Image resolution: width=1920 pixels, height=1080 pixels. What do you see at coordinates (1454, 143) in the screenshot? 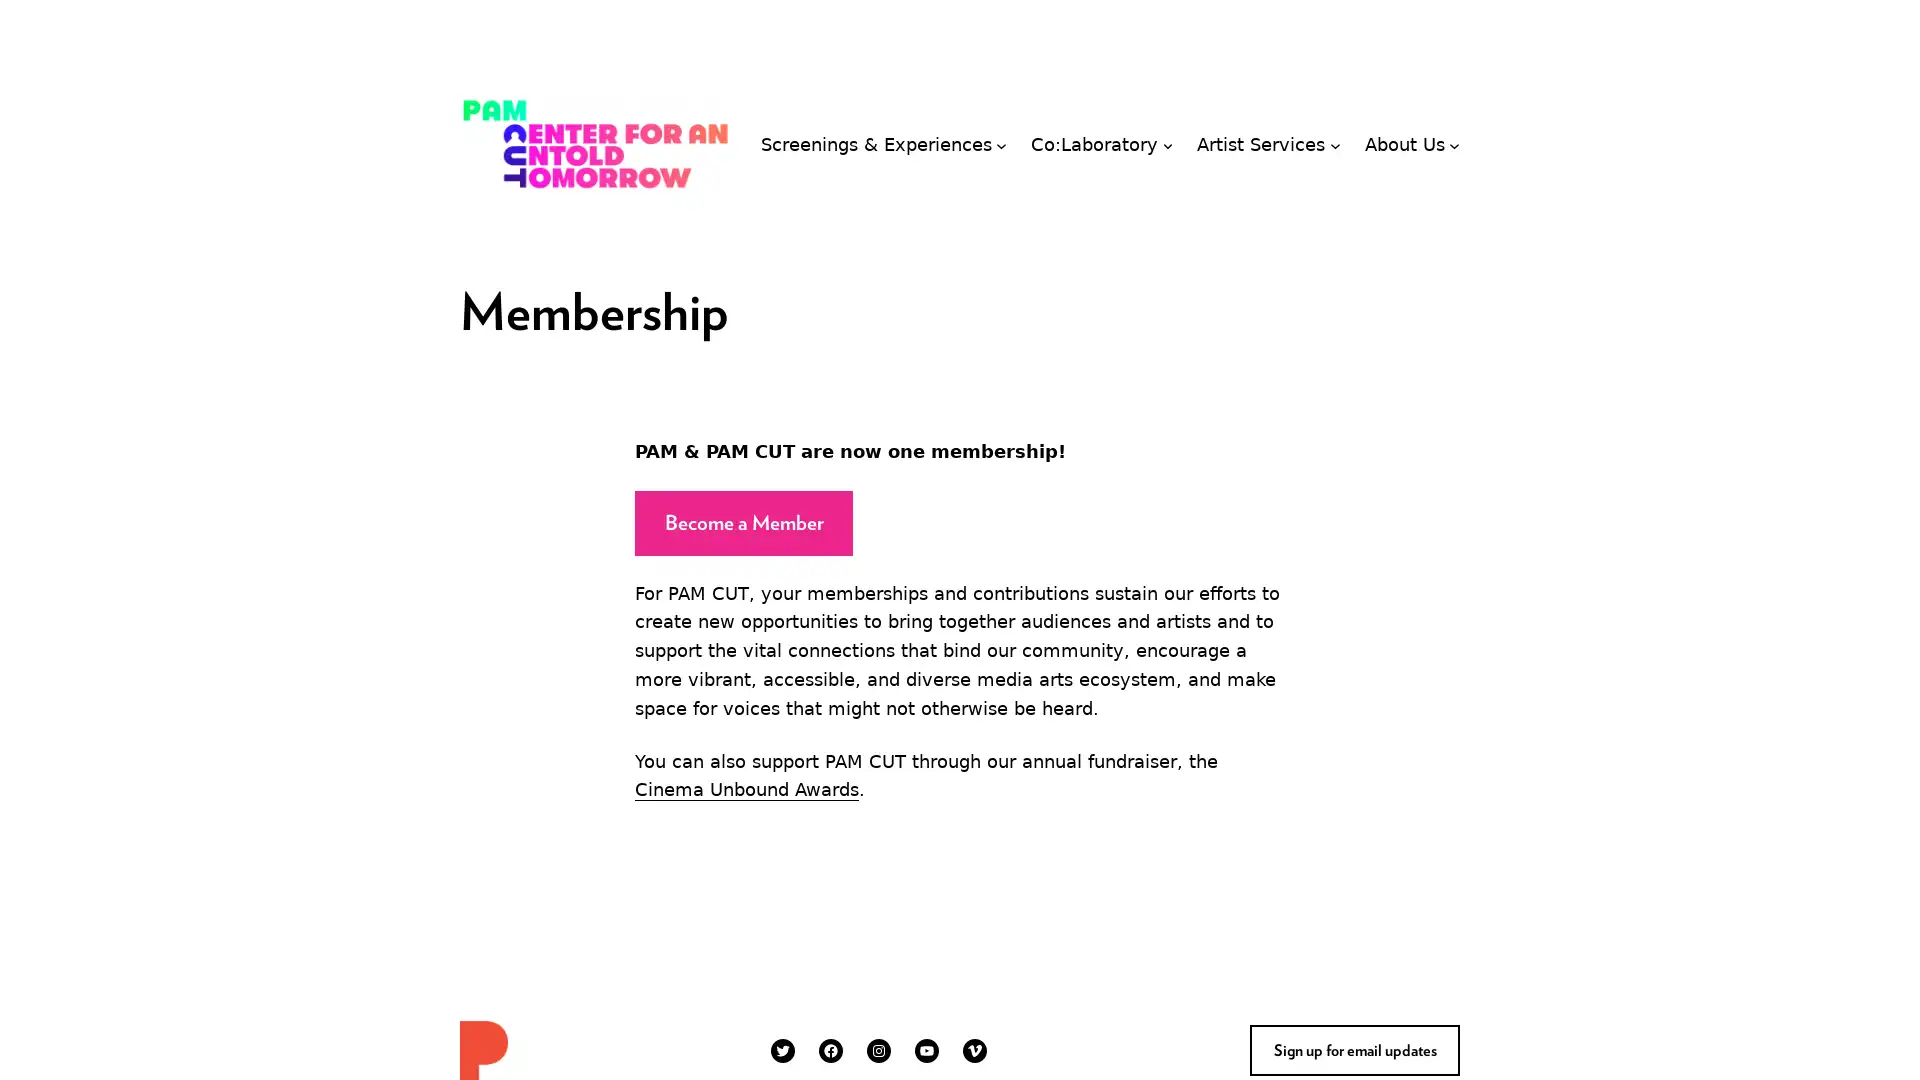
I see `About Us submenu` at bounding box center [1454, 143].